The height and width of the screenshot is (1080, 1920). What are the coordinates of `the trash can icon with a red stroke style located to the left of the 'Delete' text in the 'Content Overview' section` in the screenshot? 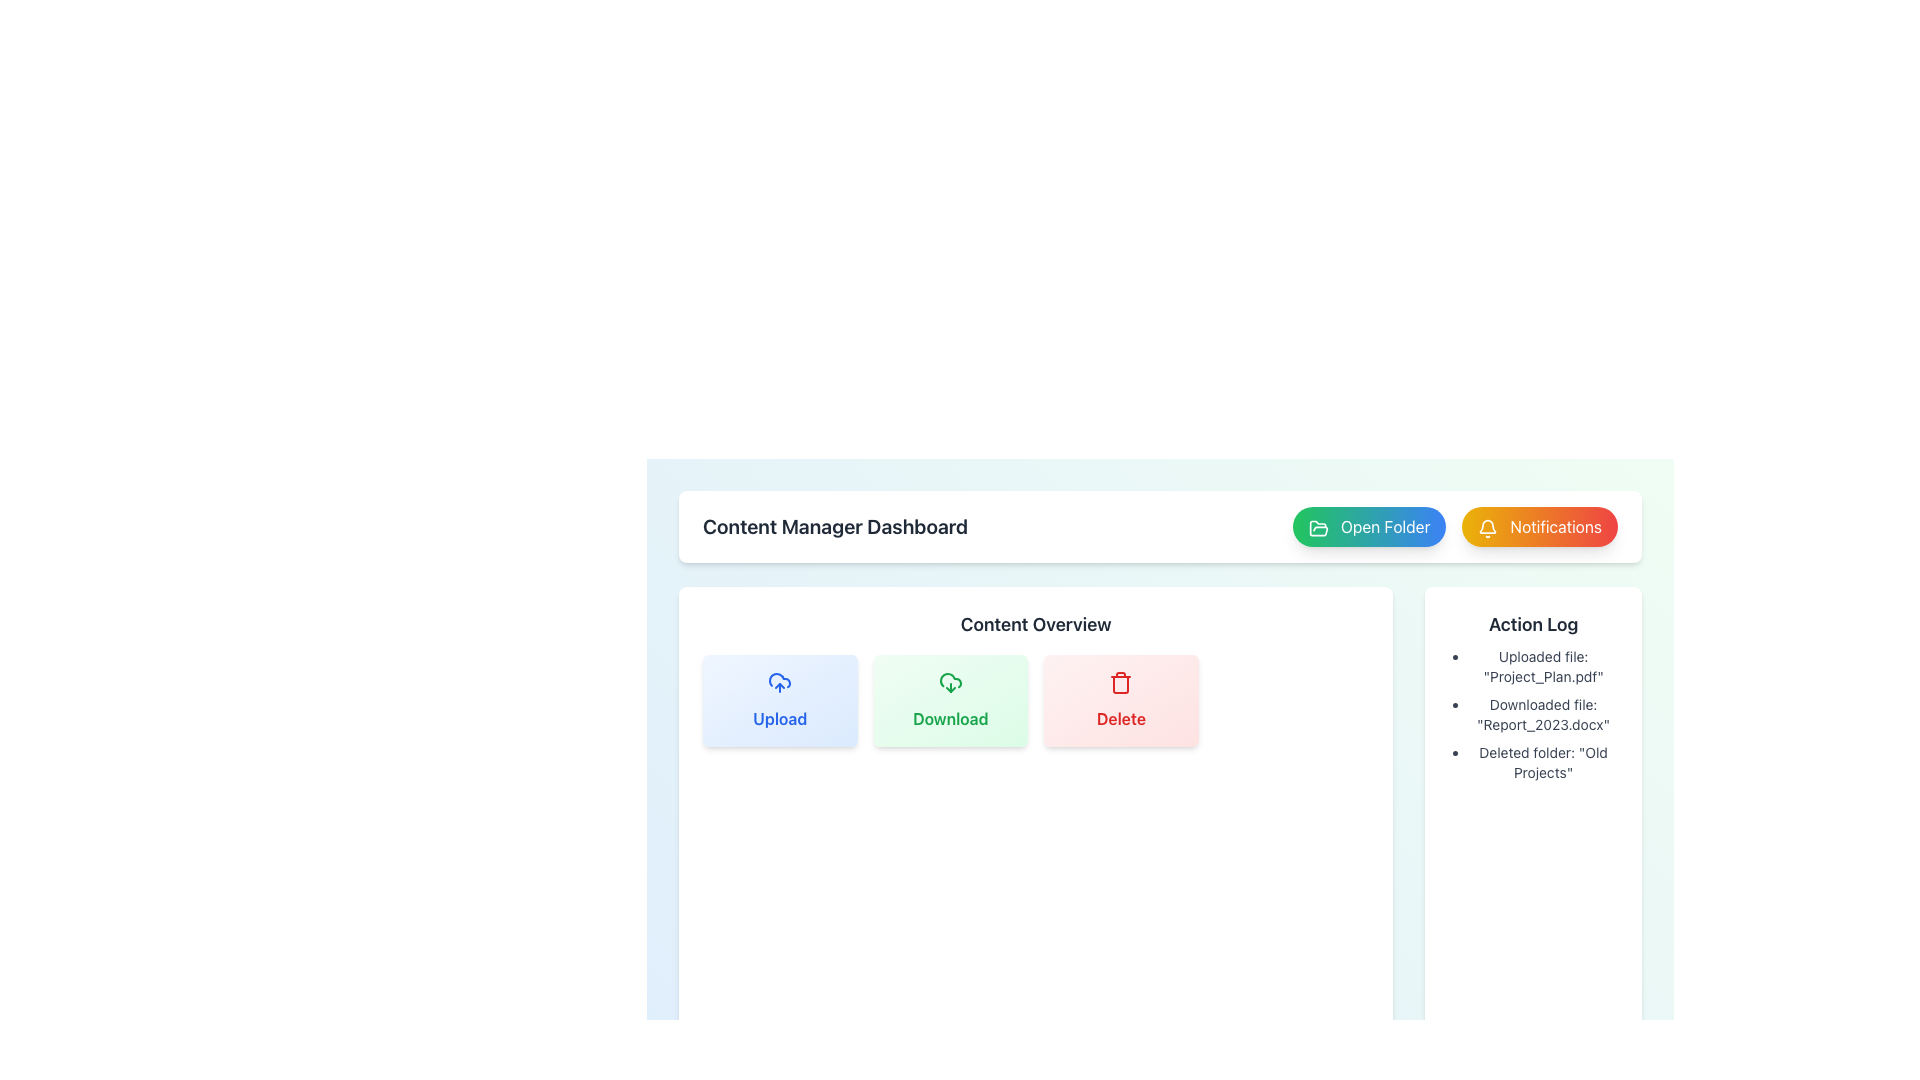 It's located at (1121, 681).